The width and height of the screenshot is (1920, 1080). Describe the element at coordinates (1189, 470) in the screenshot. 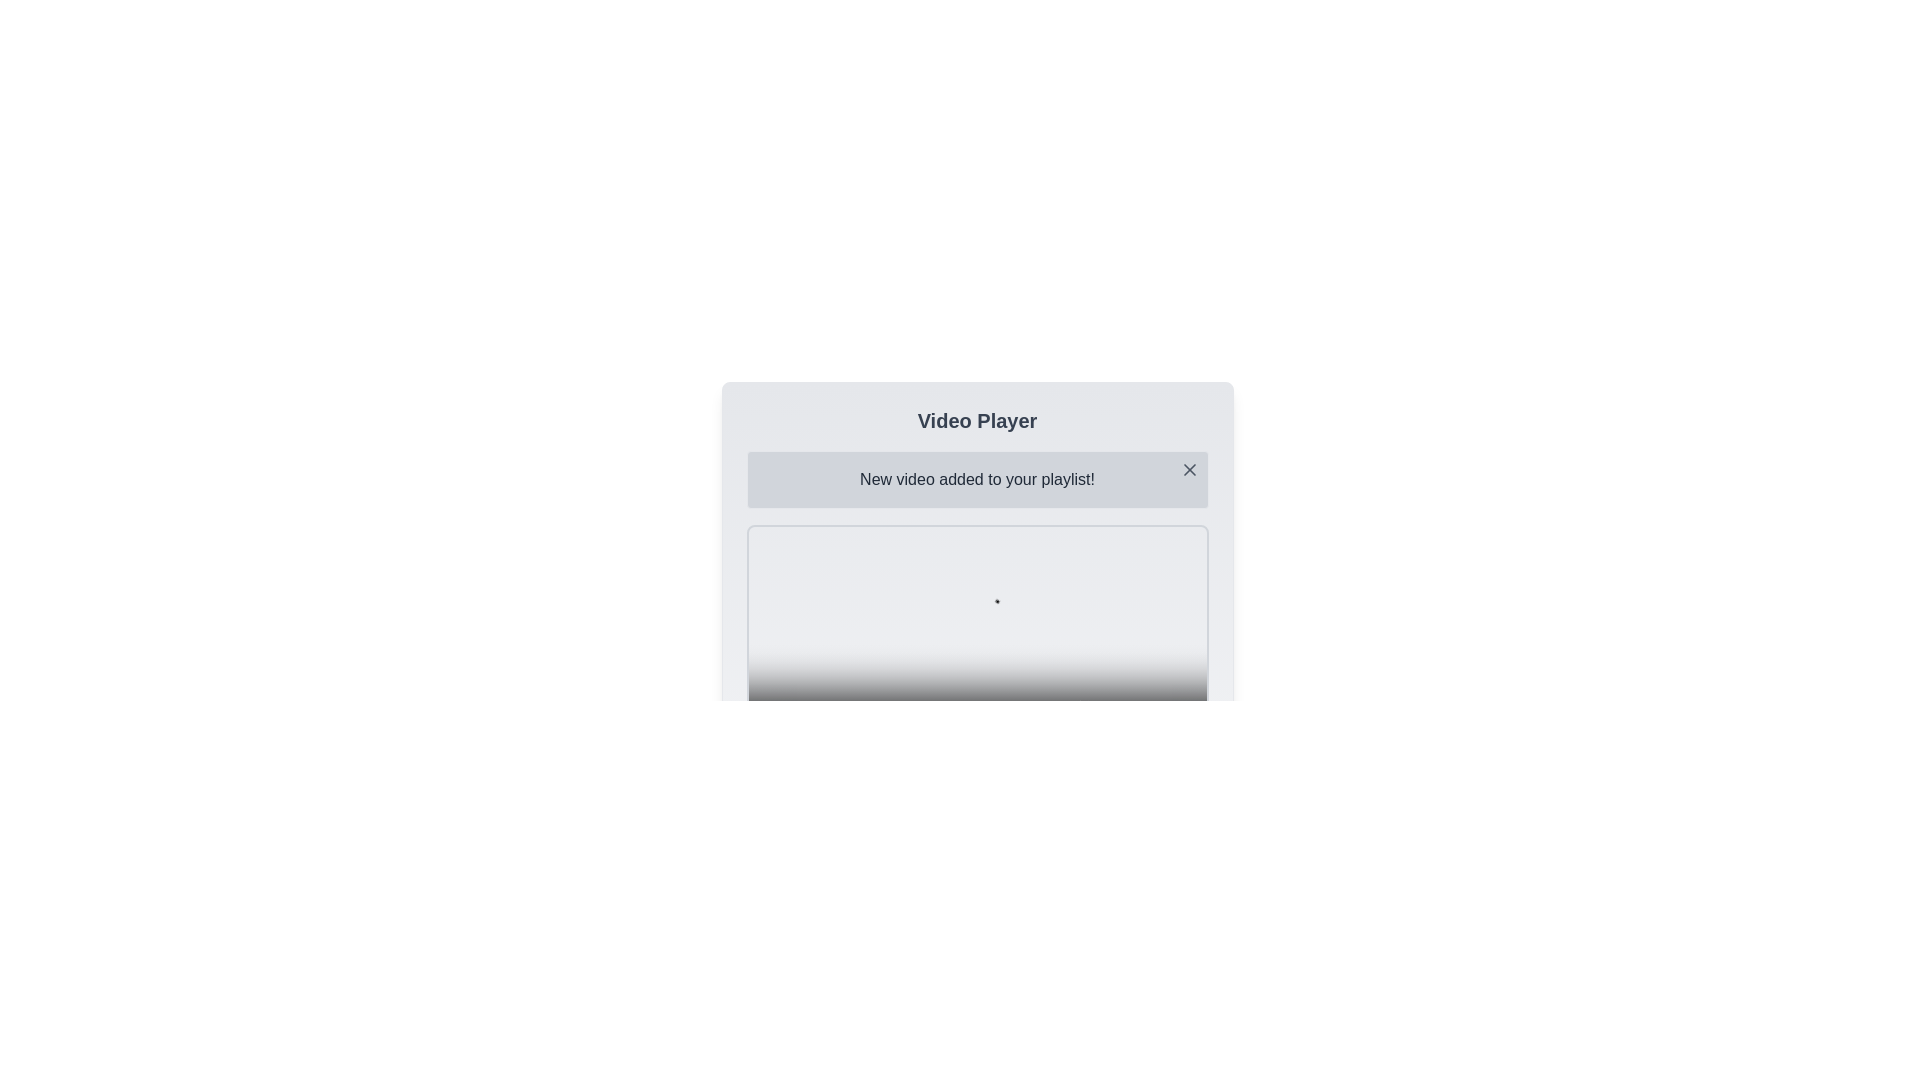

I see `the Close button represented by an 'x' icon in the top-right corner of the notification box stating 'New video added to your playlist!' to potentially reveal a tooltip` at that location.